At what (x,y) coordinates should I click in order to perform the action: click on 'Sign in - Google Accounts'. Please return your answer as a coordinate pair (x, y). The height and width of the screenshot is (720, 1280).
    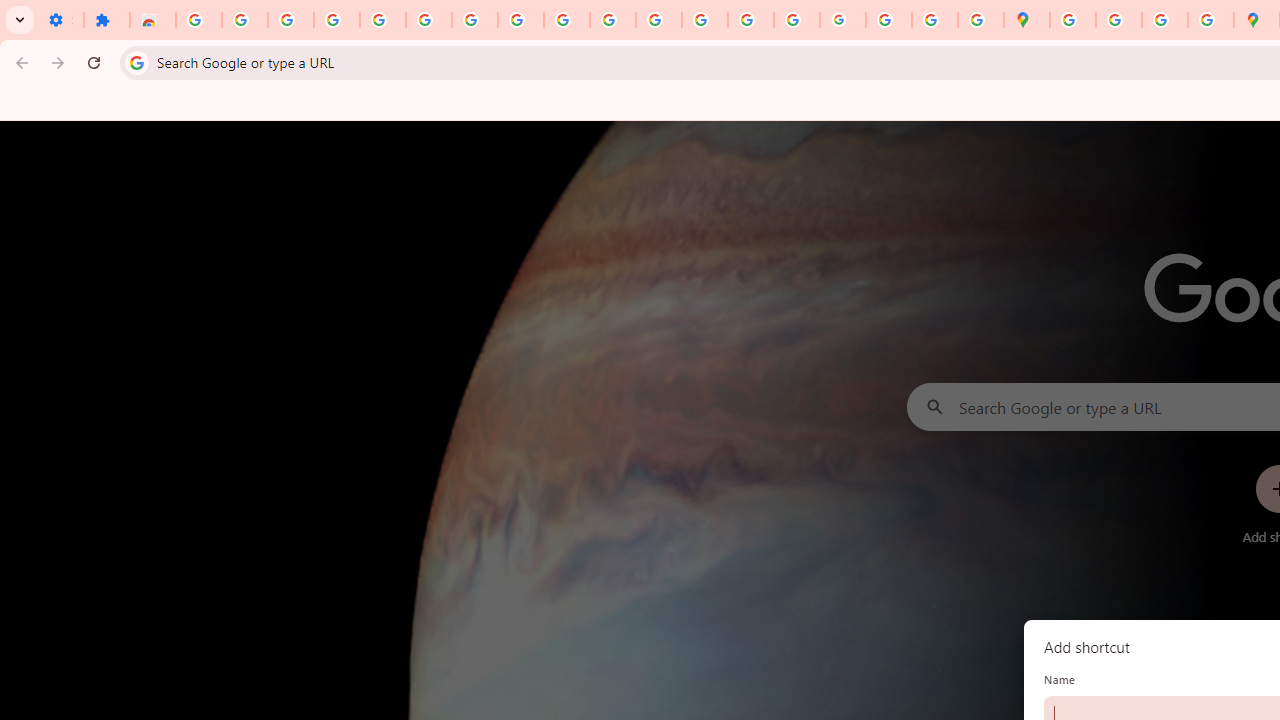
    Looking at the image, I should click on (198, 20).